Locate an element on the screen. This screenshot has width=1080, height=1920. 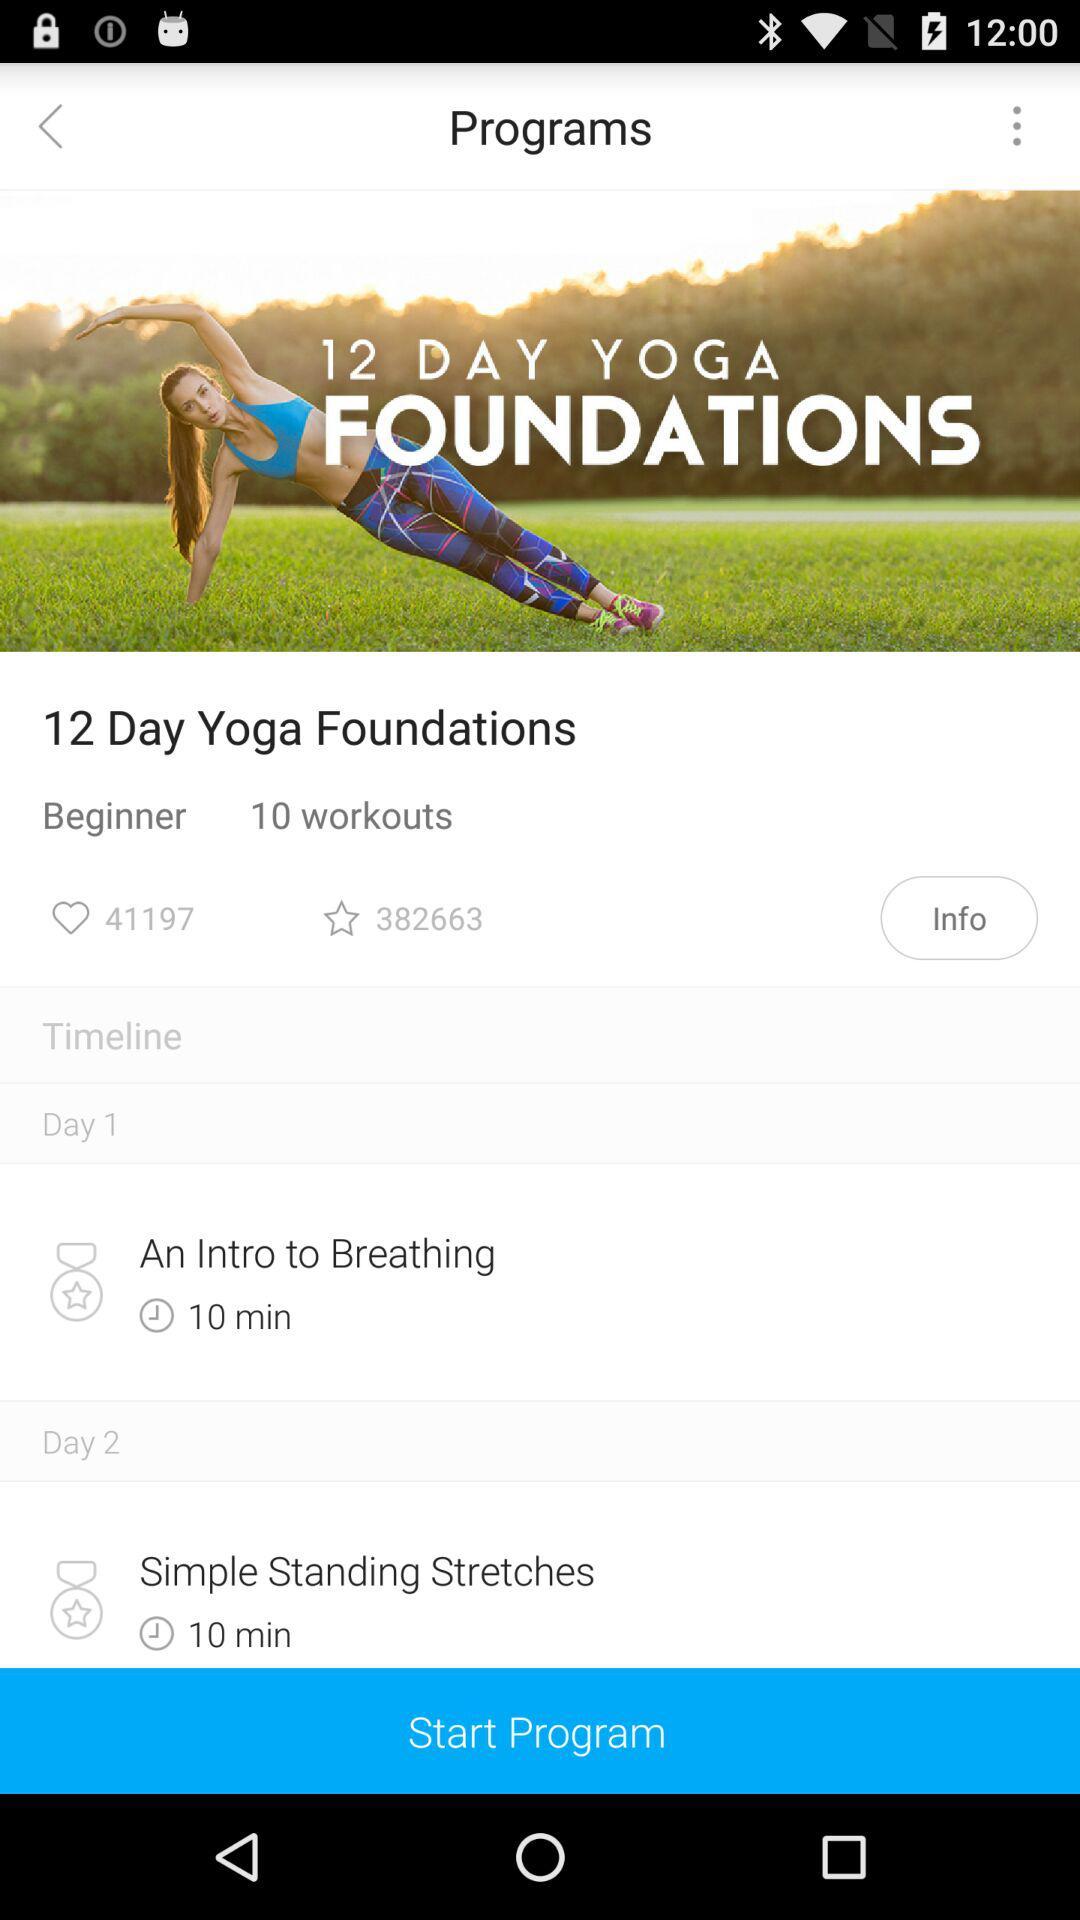
day 1 icon is located at coordinates (80, 1123).